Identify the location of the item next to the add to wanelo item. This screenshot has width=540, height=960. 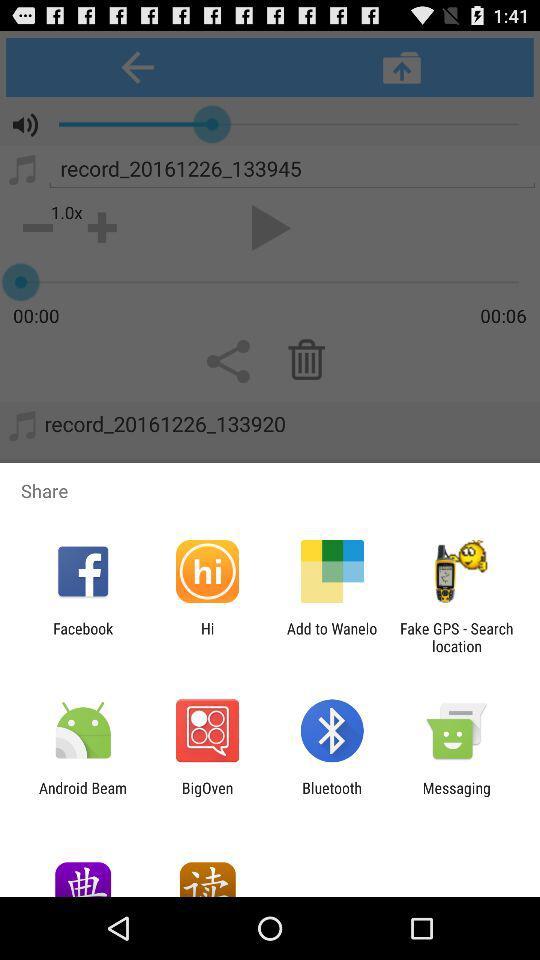
(206, 636).